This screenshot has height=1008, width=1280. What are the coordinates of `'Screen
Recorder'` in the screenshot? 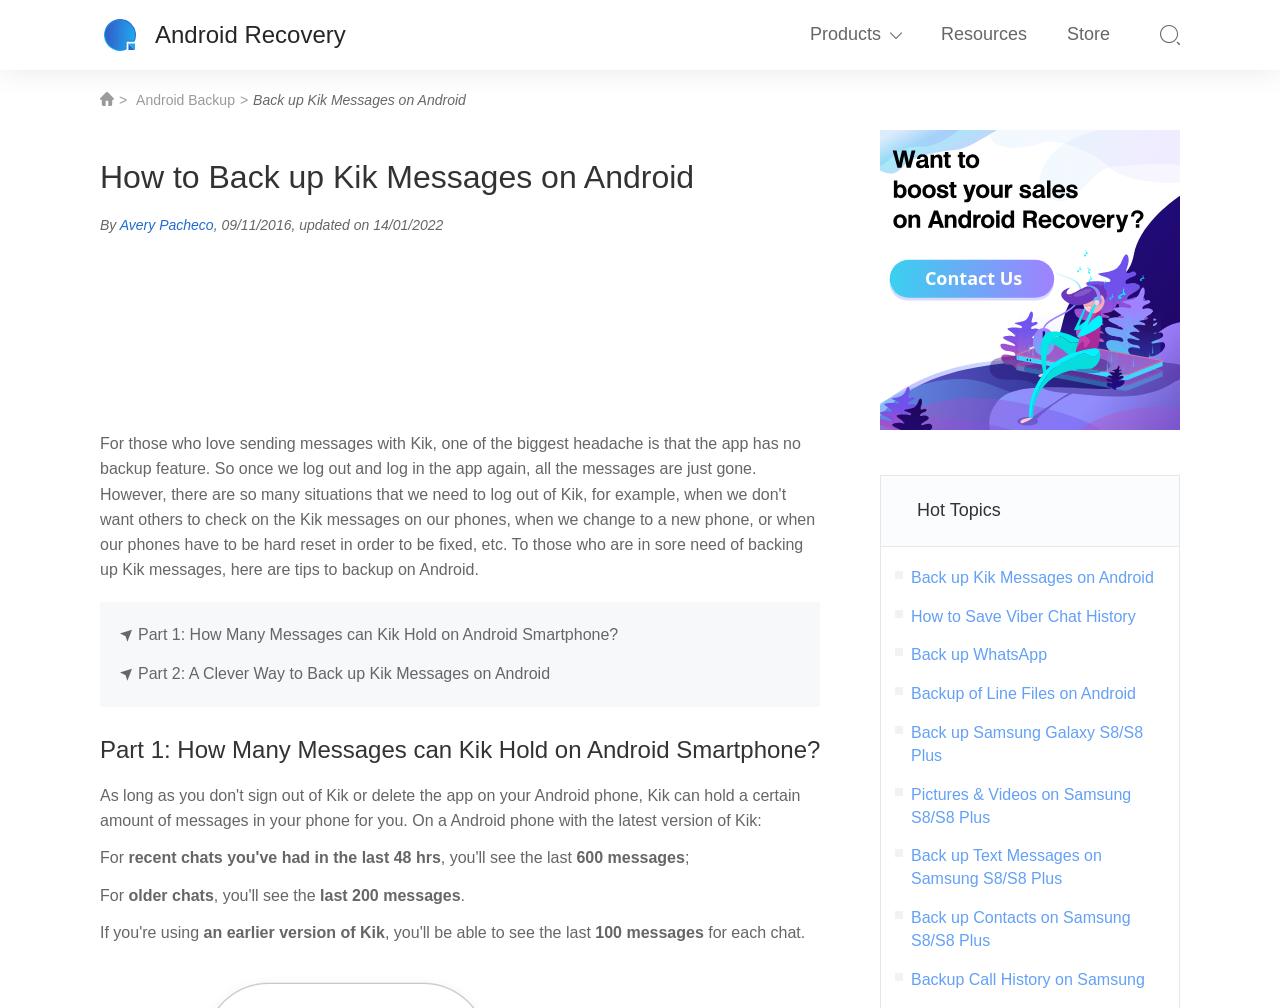 It's located at (1010, 247).